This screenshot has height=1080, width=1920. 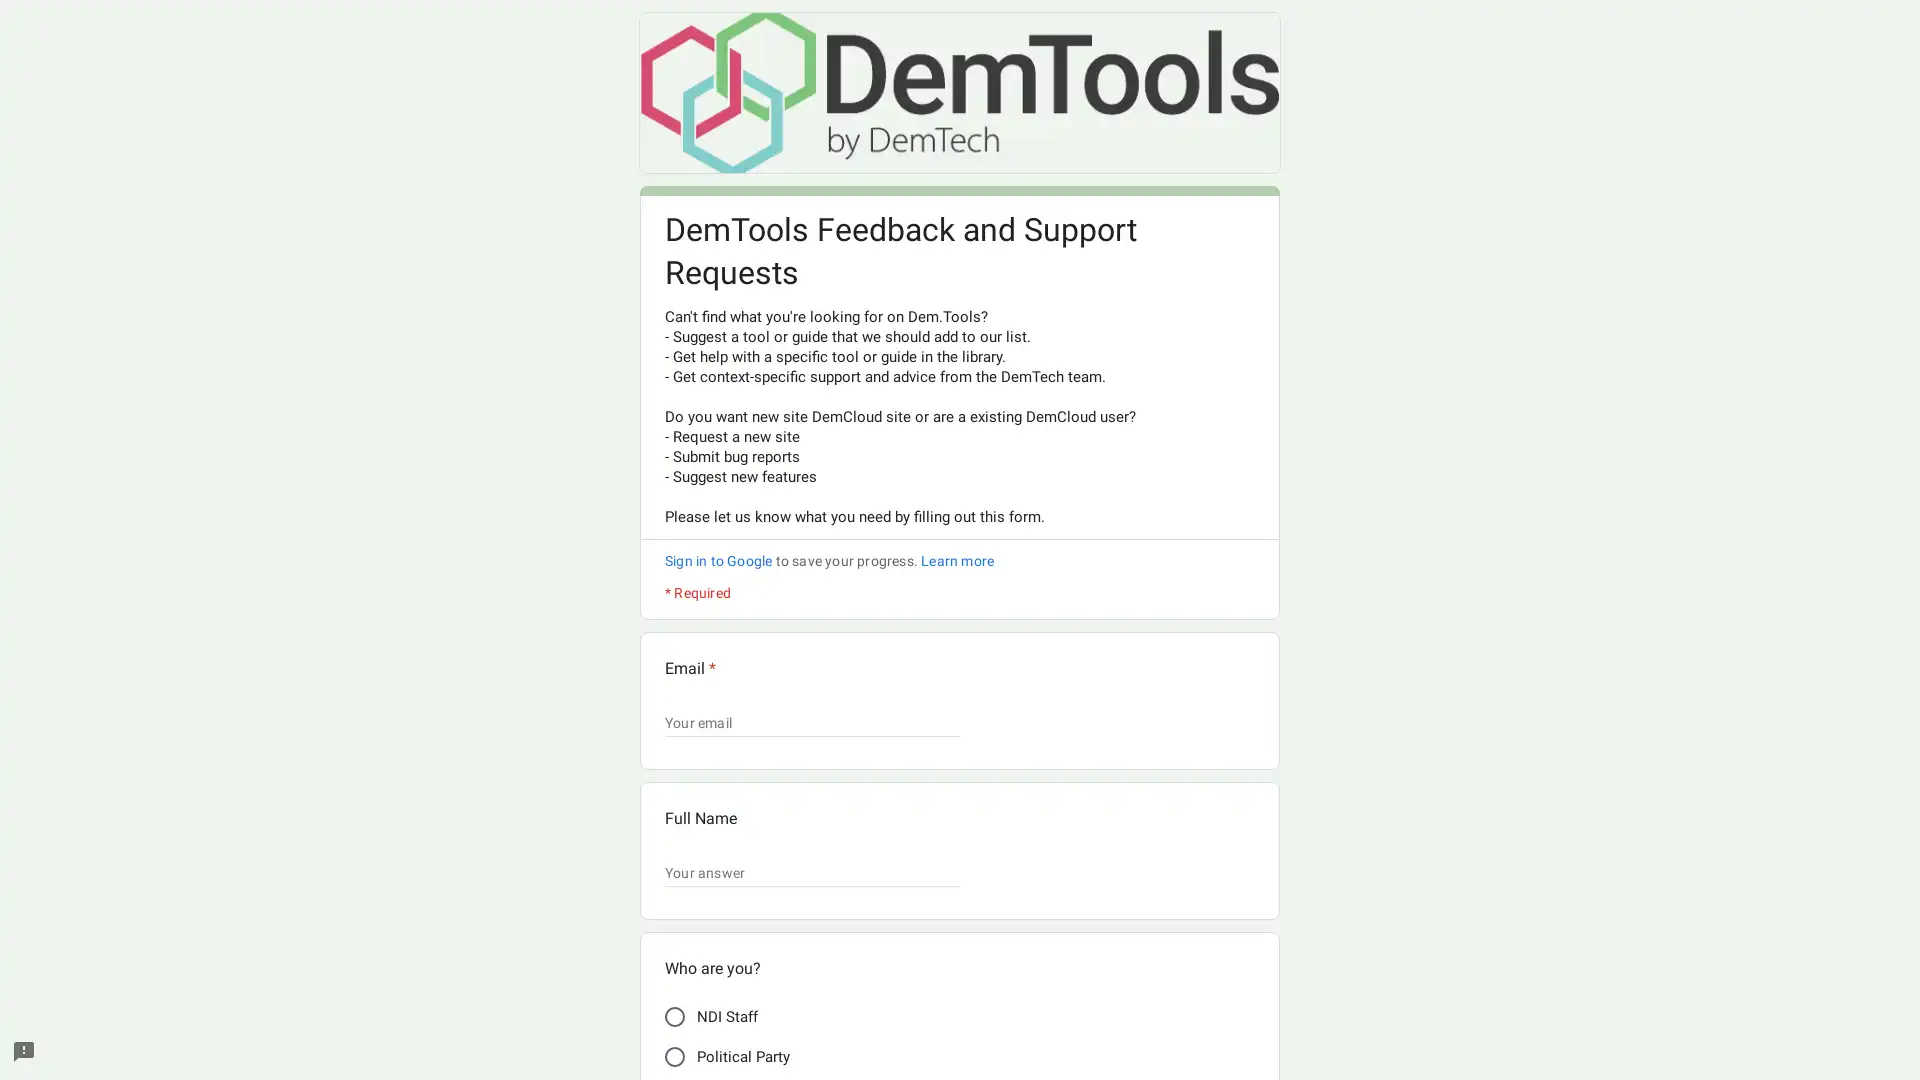 What do you see at coordinates (956, 560) in the screenshot?
I see `Learn more` at bounding box center [956, 560].